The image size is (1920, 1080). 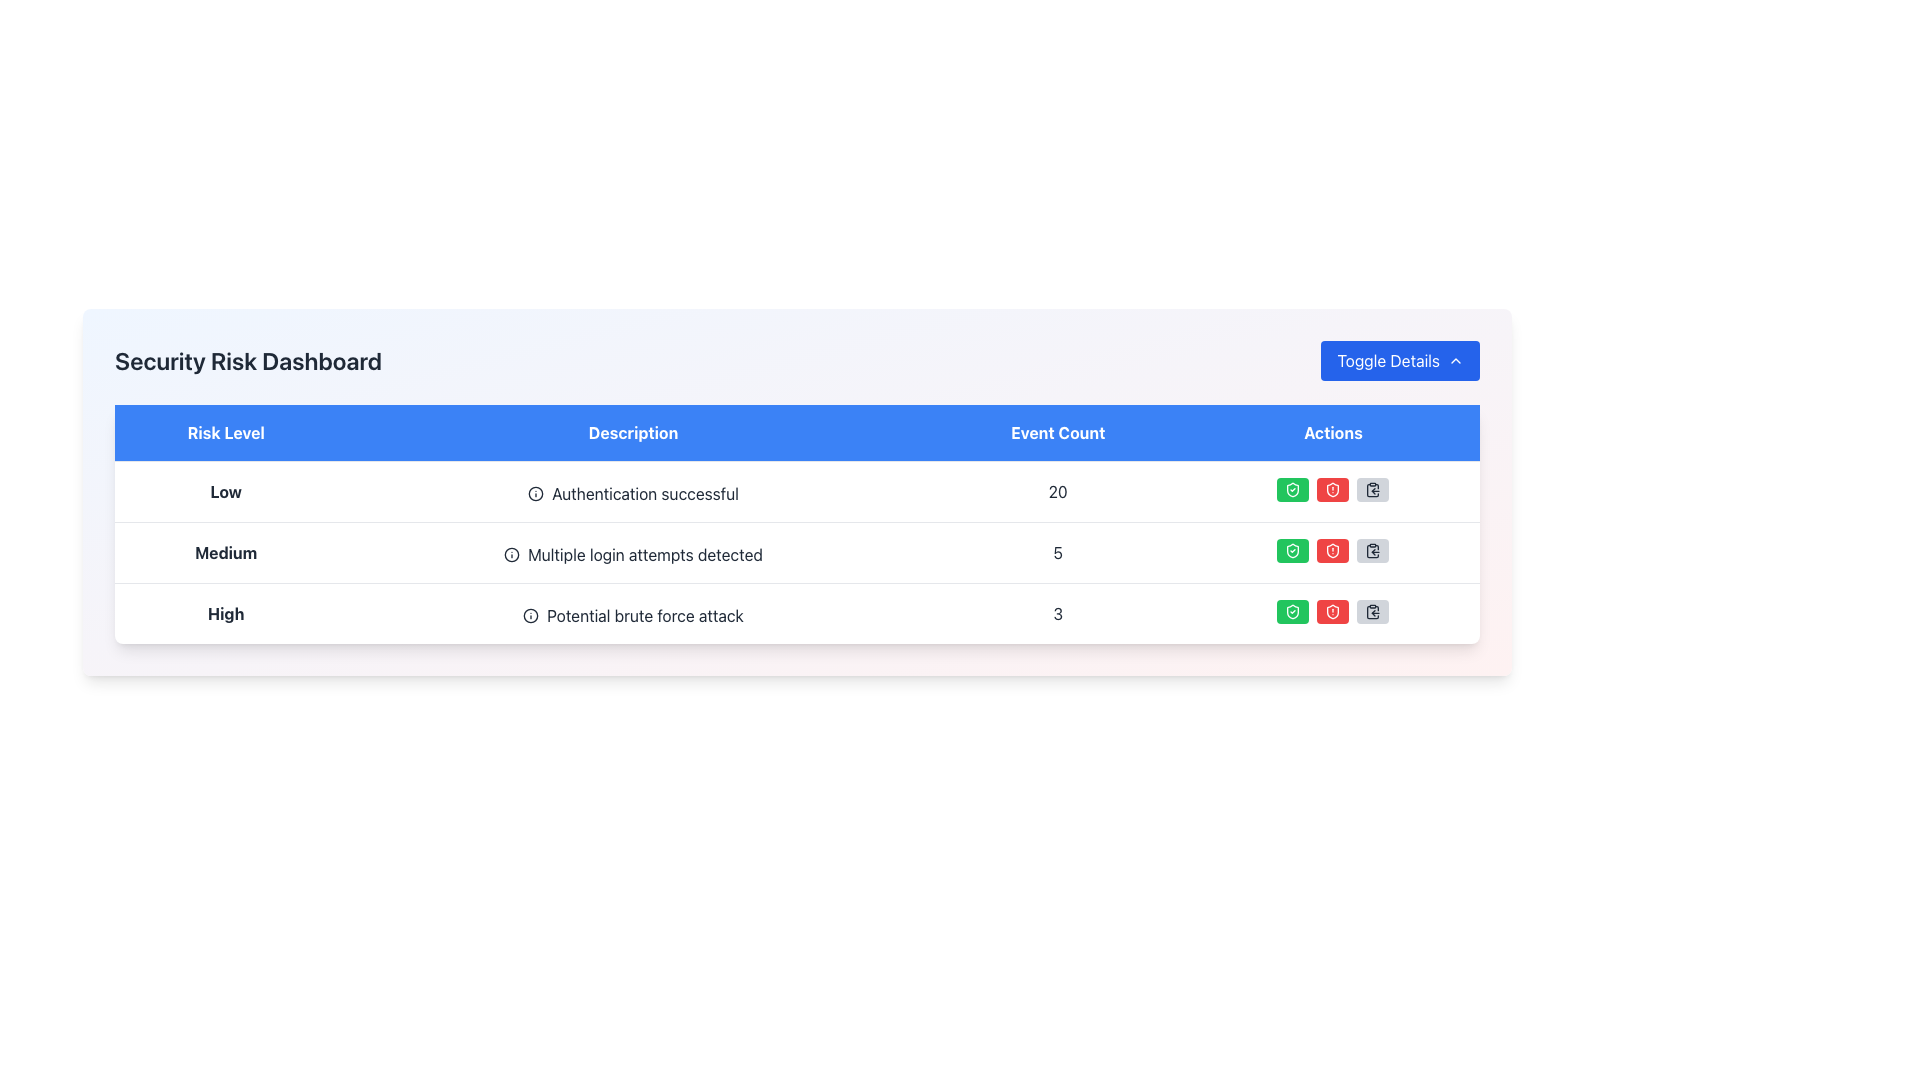 What do you see at coordinates (512, 555) in the screenshot?
I see `the information icon located in the 'Description' column of the second row, before the text 'Multiple login attempts detected'` at bounding box center [512, 555].